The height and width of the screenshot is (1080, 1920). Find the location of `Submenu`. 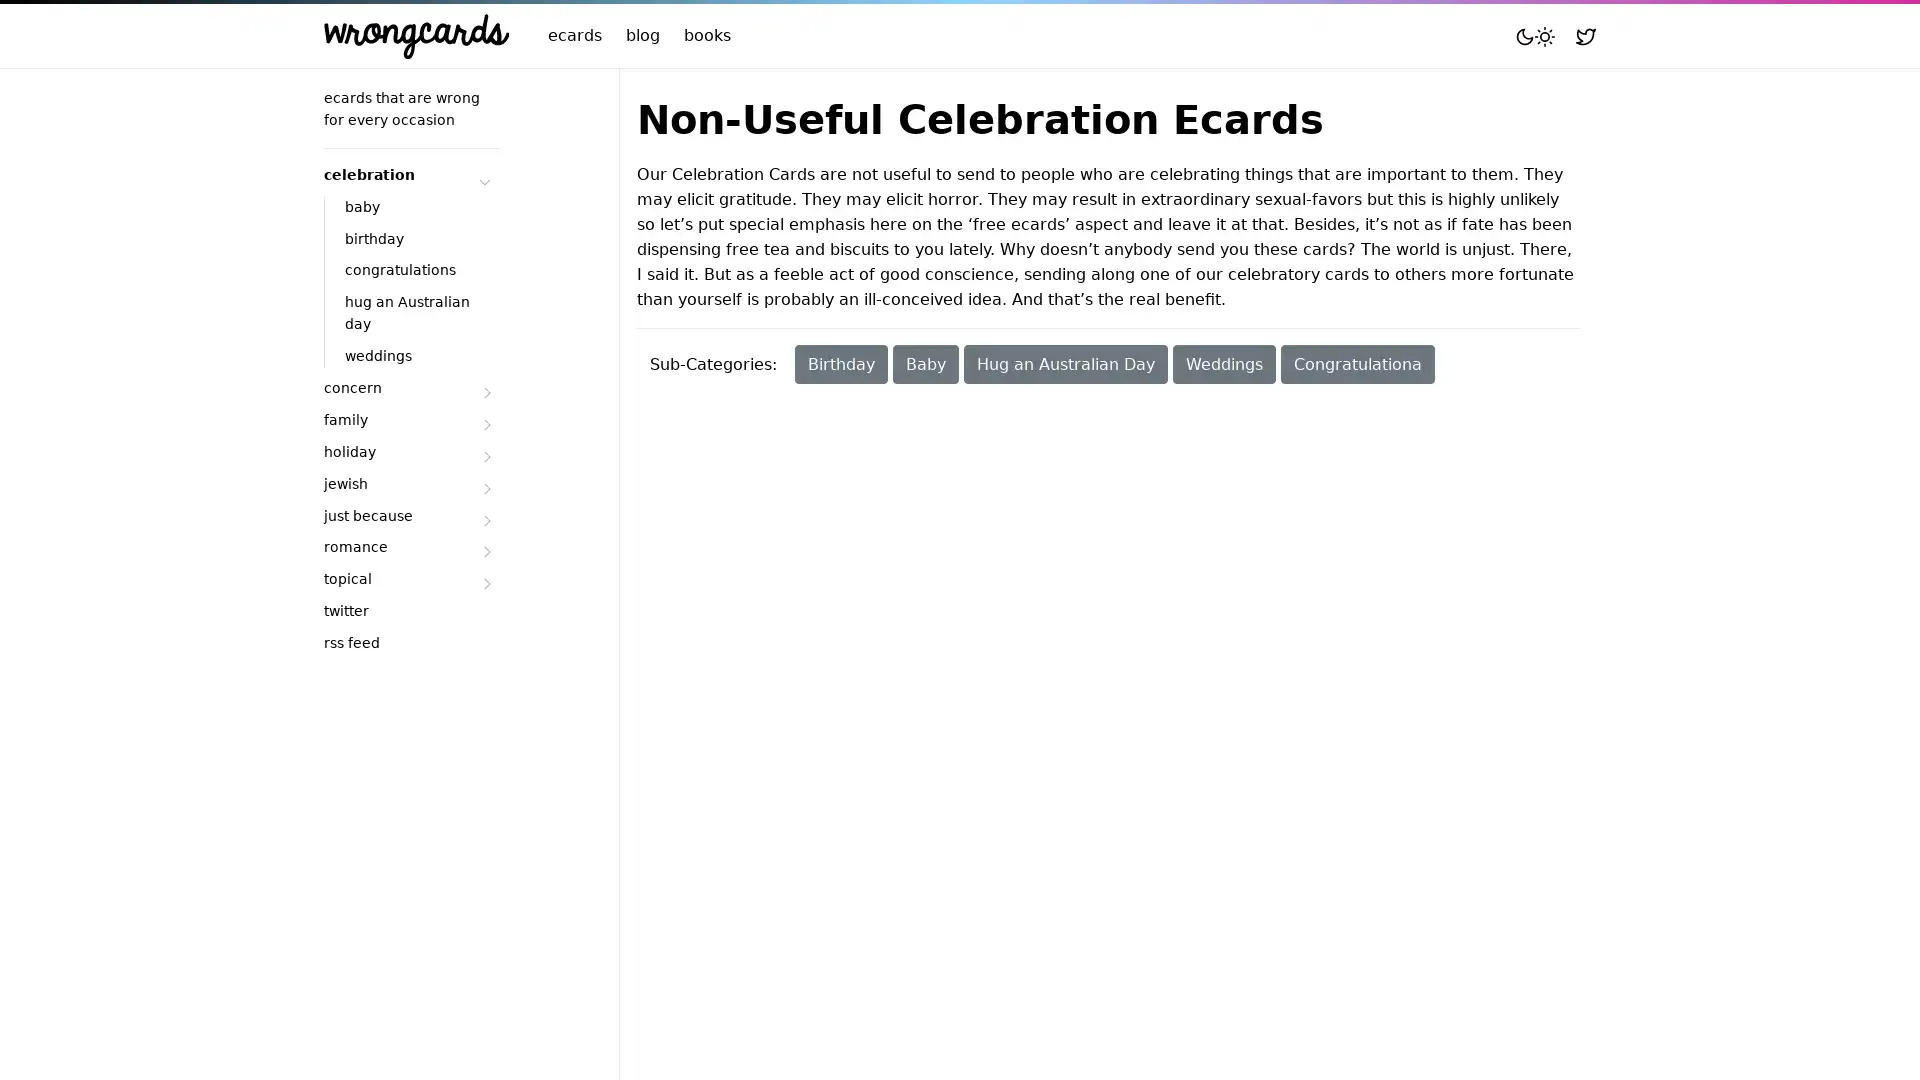

Submenu is located at coordinates (484, 423).